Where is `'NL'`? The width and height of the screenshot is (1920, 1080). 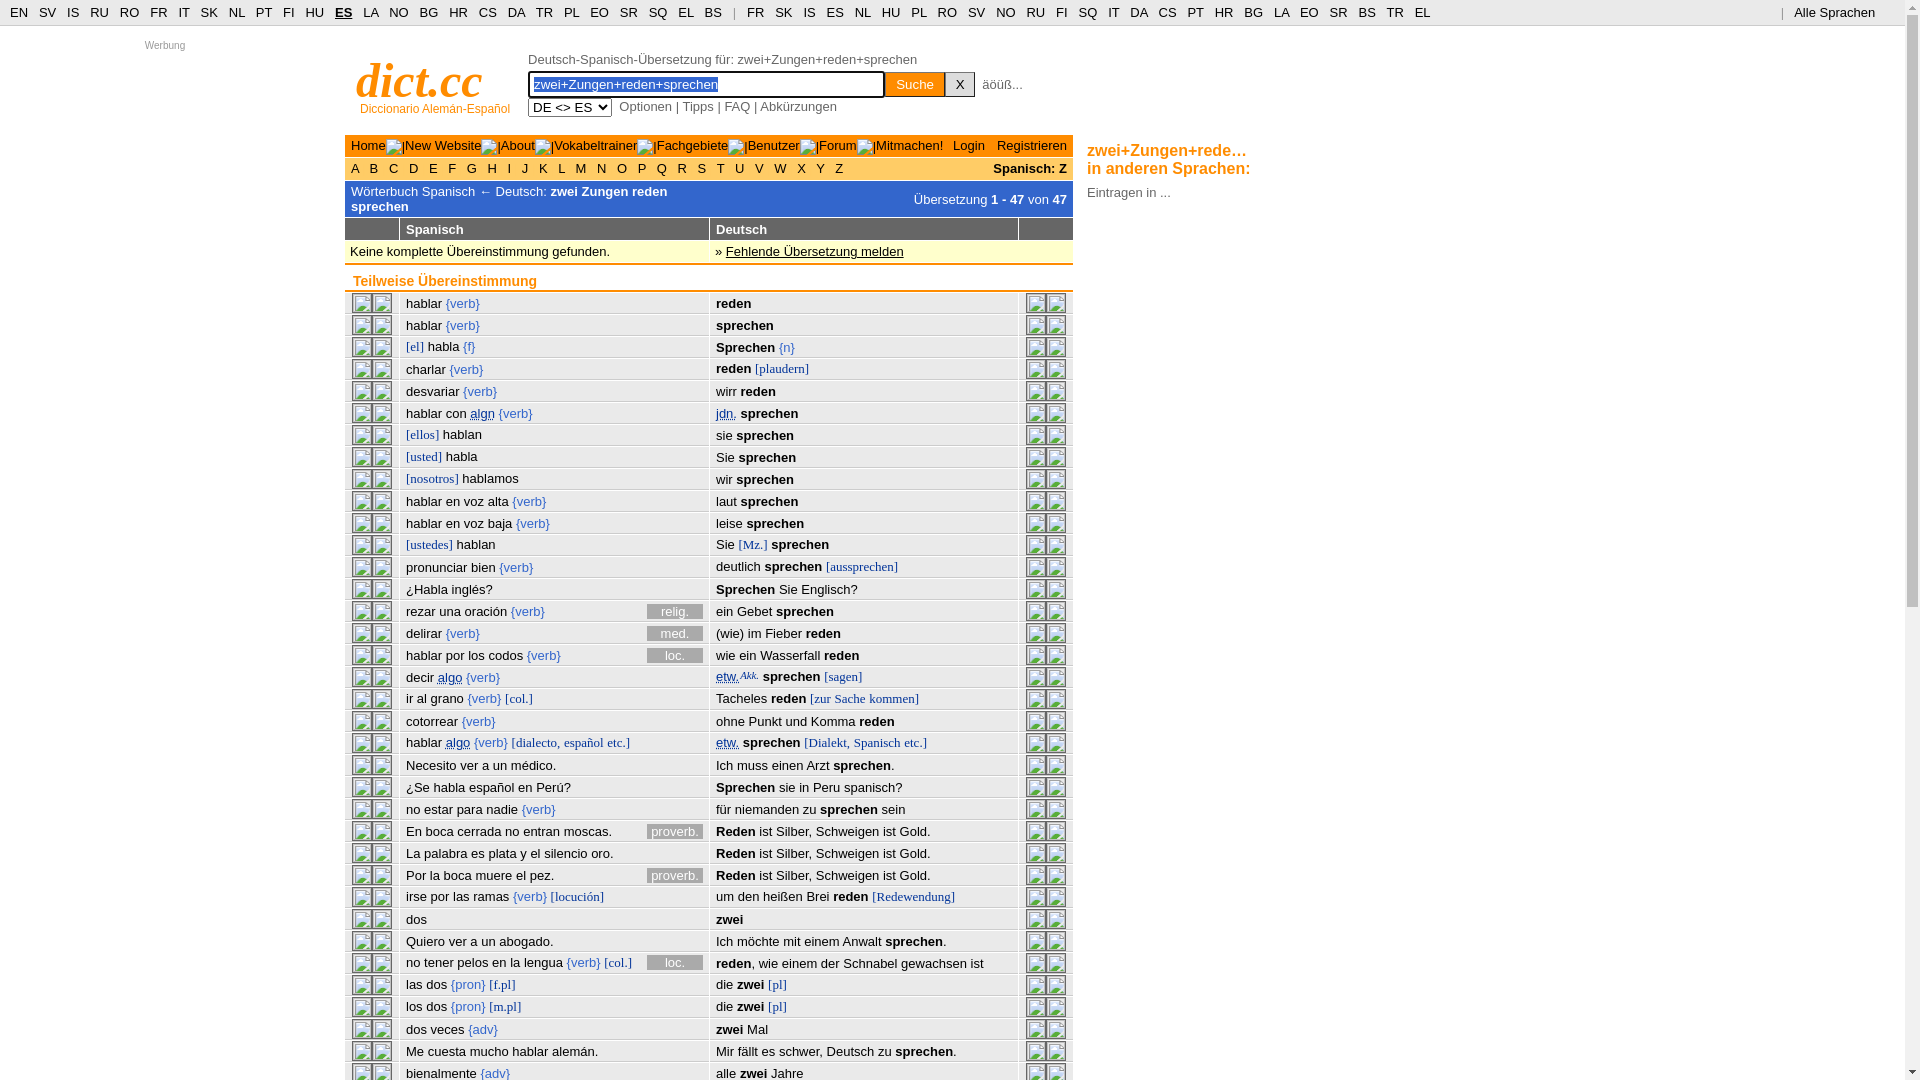
'NL' is located at coordinates (863, 12).